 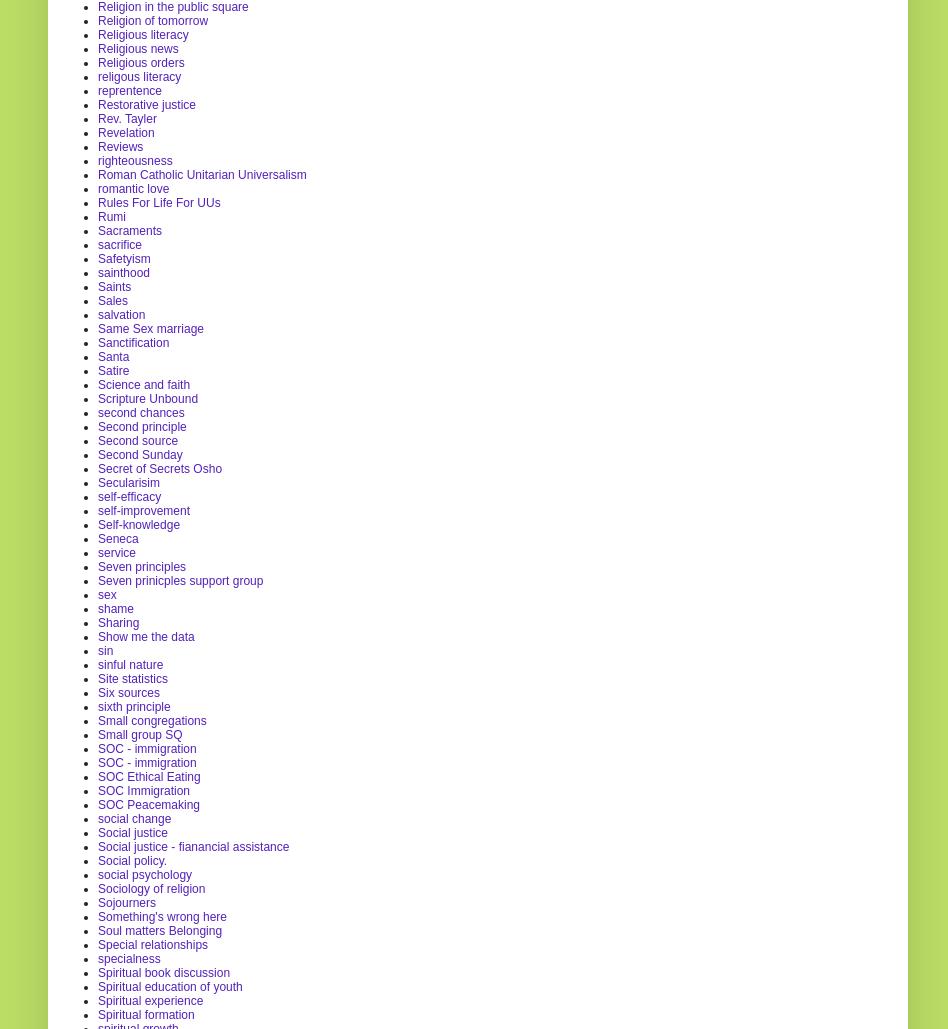 I want to click on 'Reviews', so click(x=119, y=145).